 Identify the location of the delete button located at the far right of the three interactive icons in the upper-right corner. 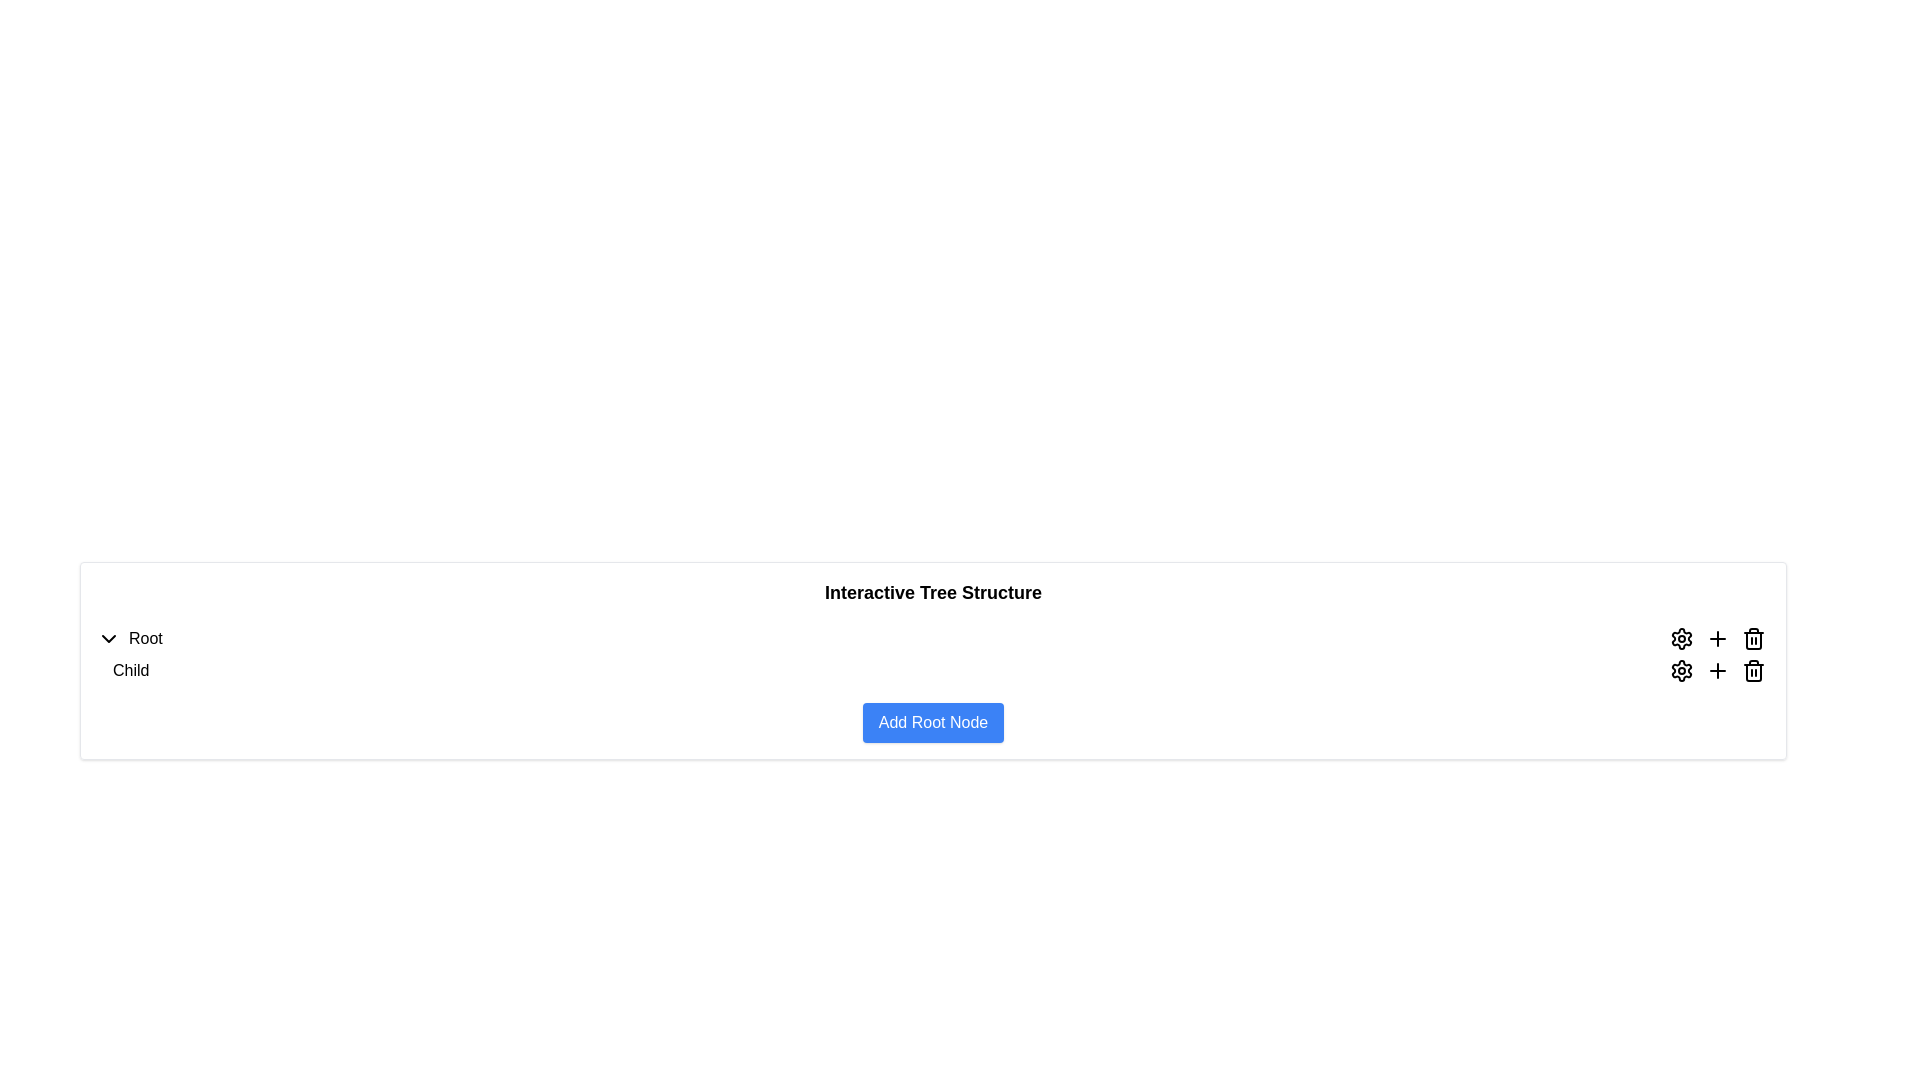
(1752, 639).